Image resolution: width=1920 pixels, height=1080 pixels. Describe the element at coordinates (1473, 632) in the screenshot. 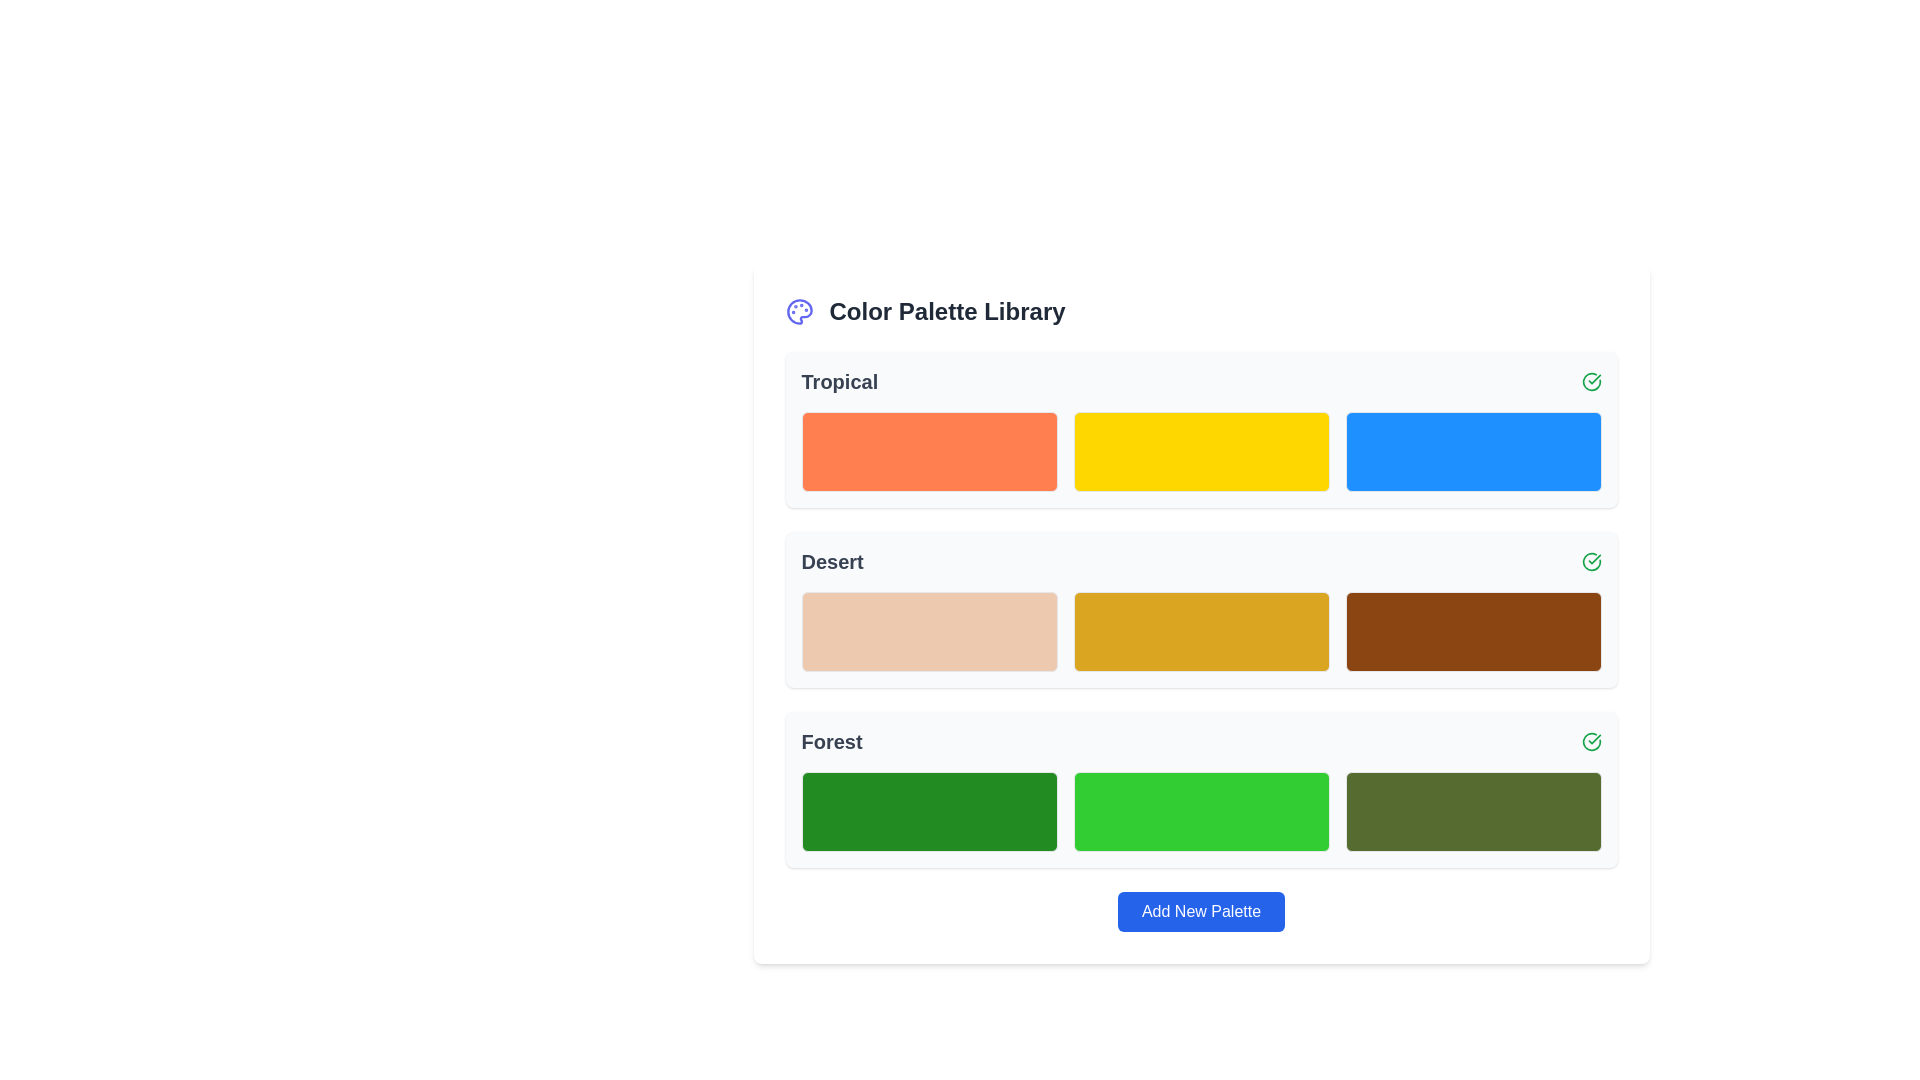

I see `the static rectangular color box representing a color in the 'Desert' section of the color palette` at that location.